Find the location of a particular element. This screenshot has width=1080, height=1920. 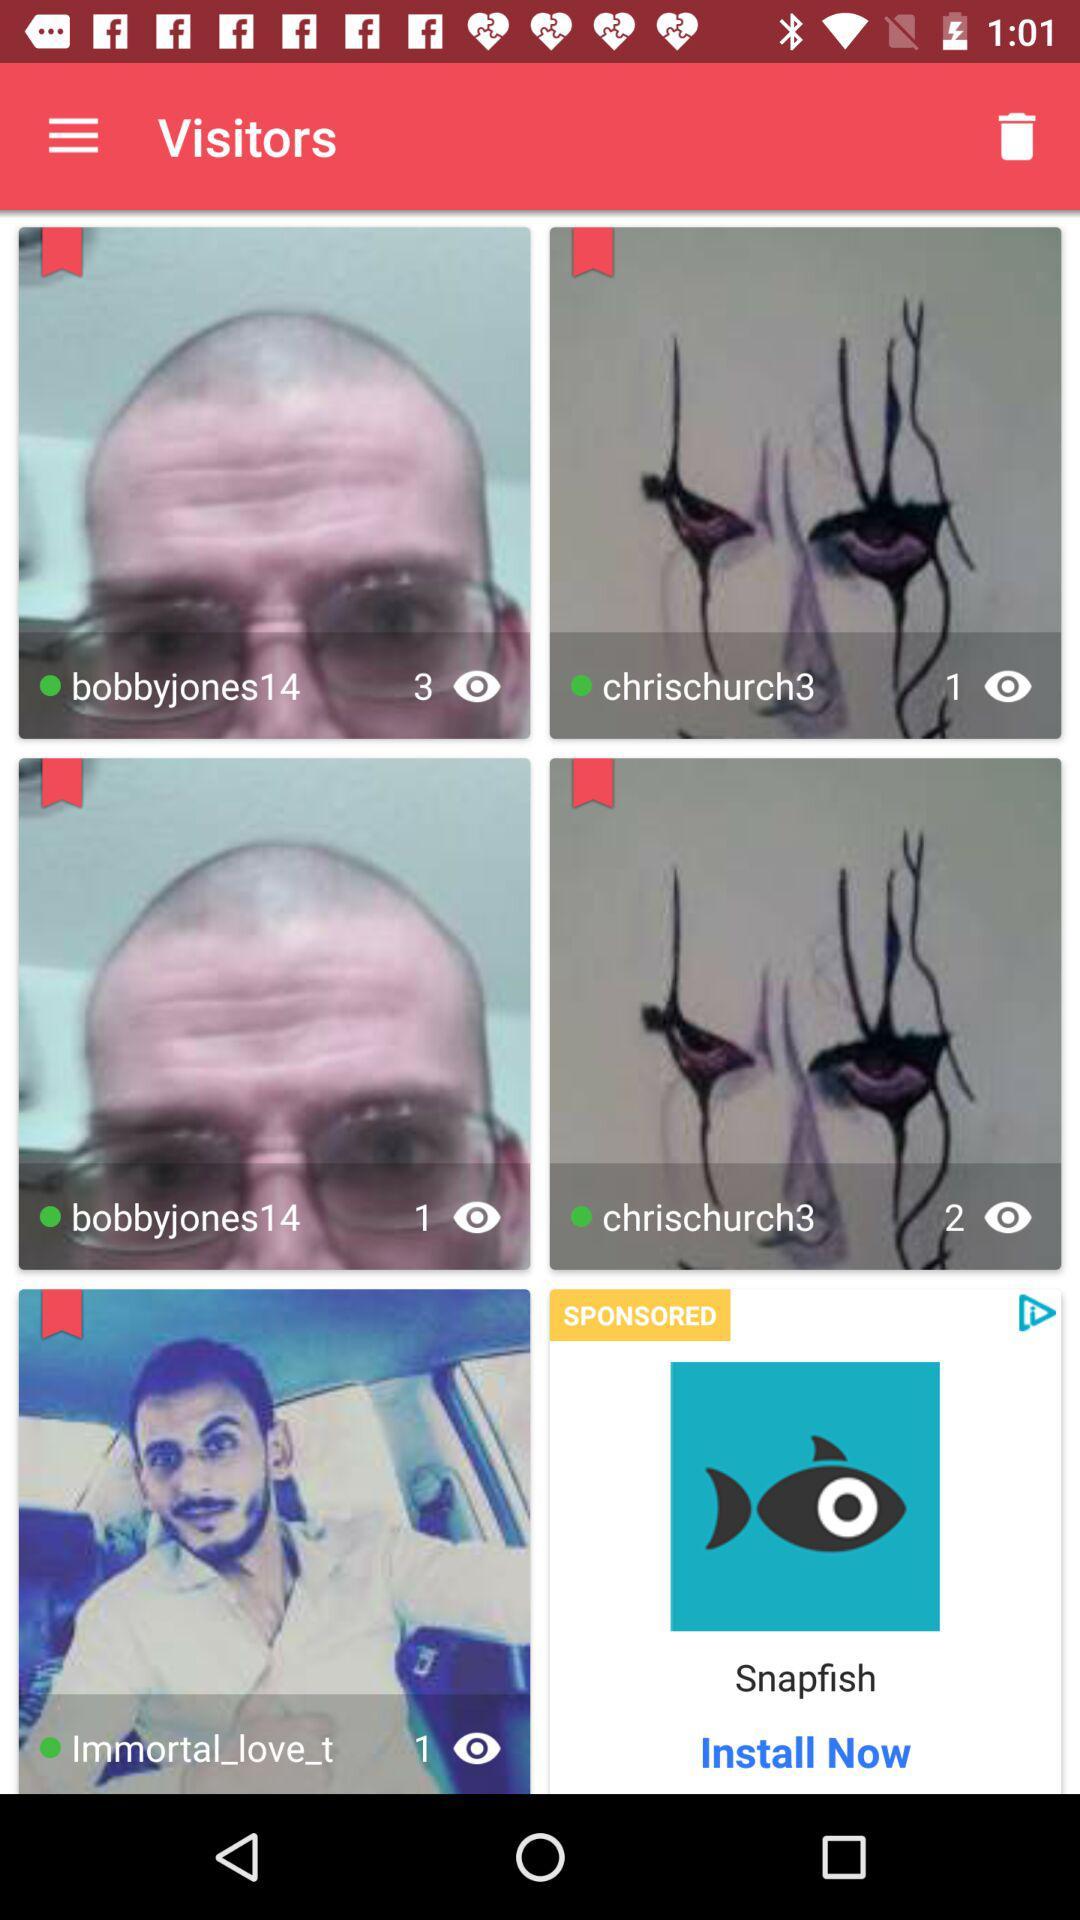

the app next to the visitors item is located at coordinates (72, 135).